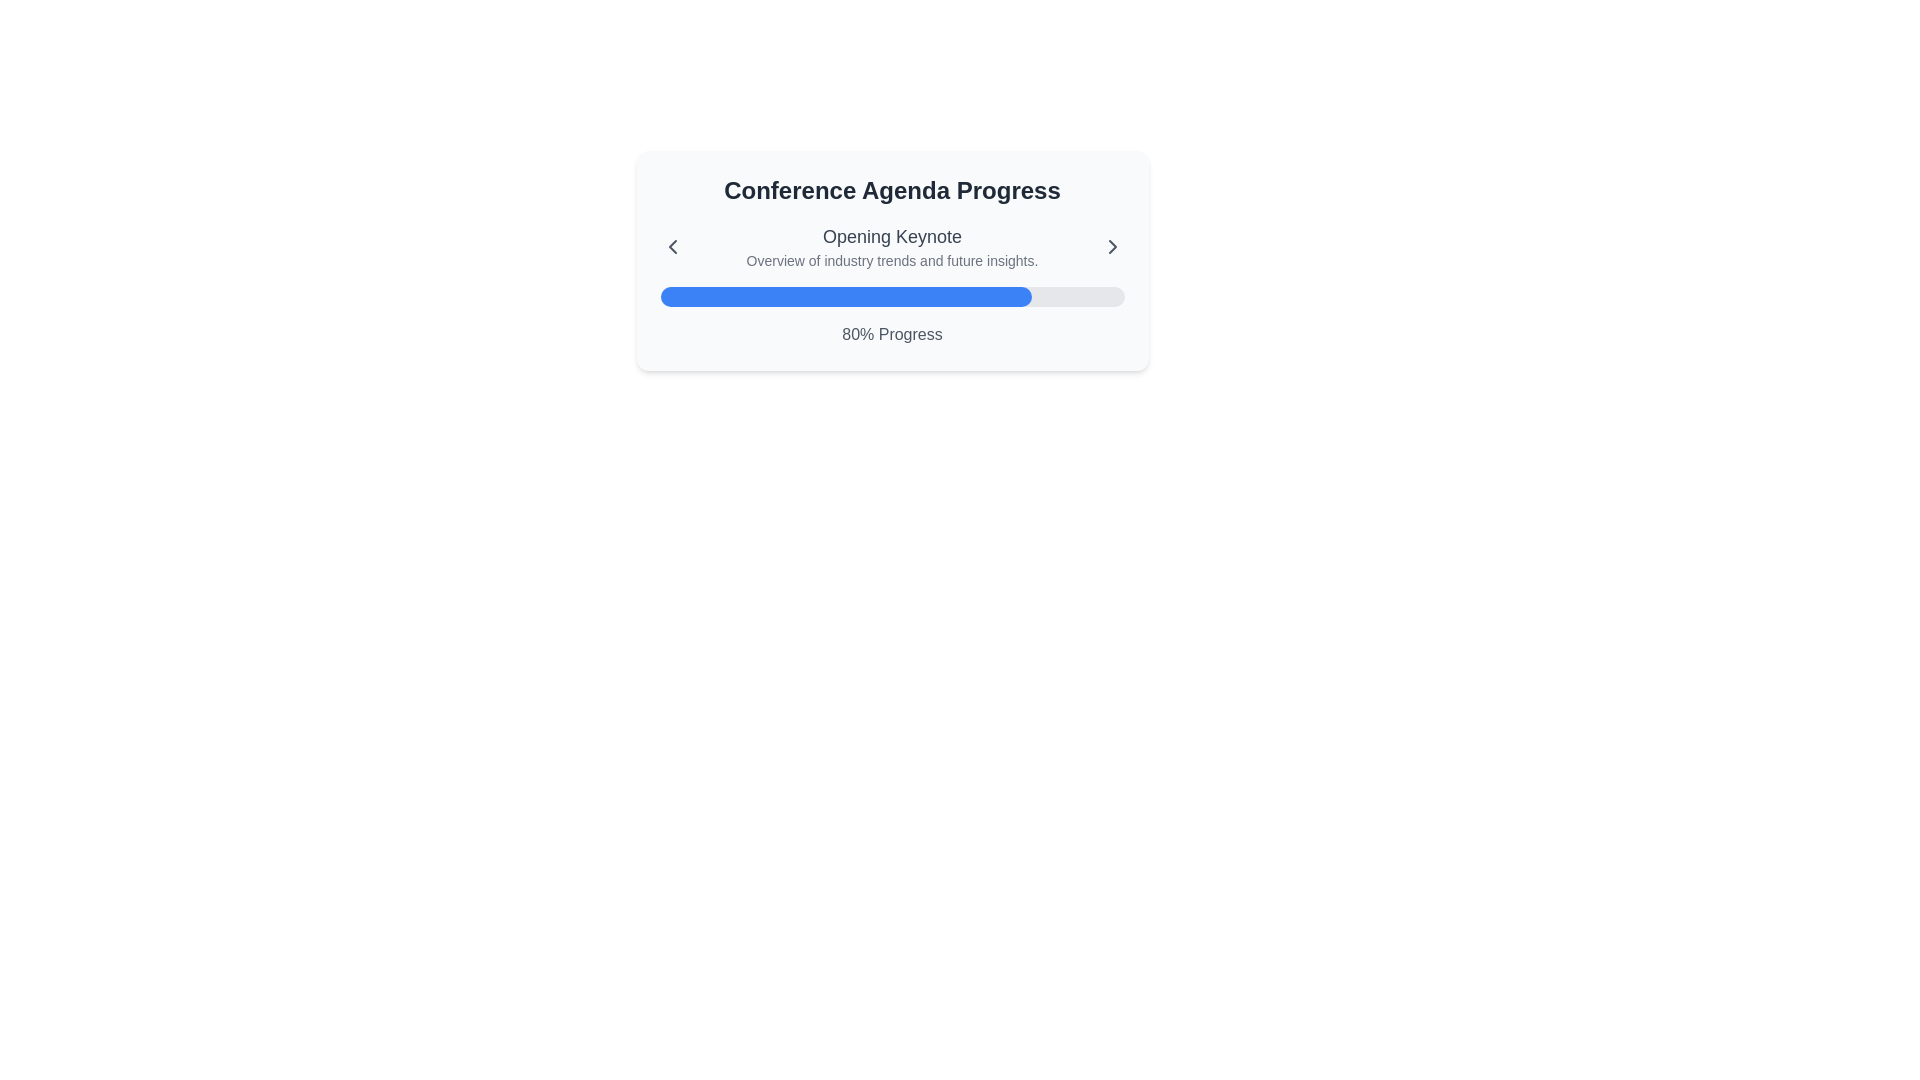 The image size is (1920, 1080). I want to click on the chevron button located on the left side of the horizontal bar group for 'Opening Keynote', so click(672, 245).